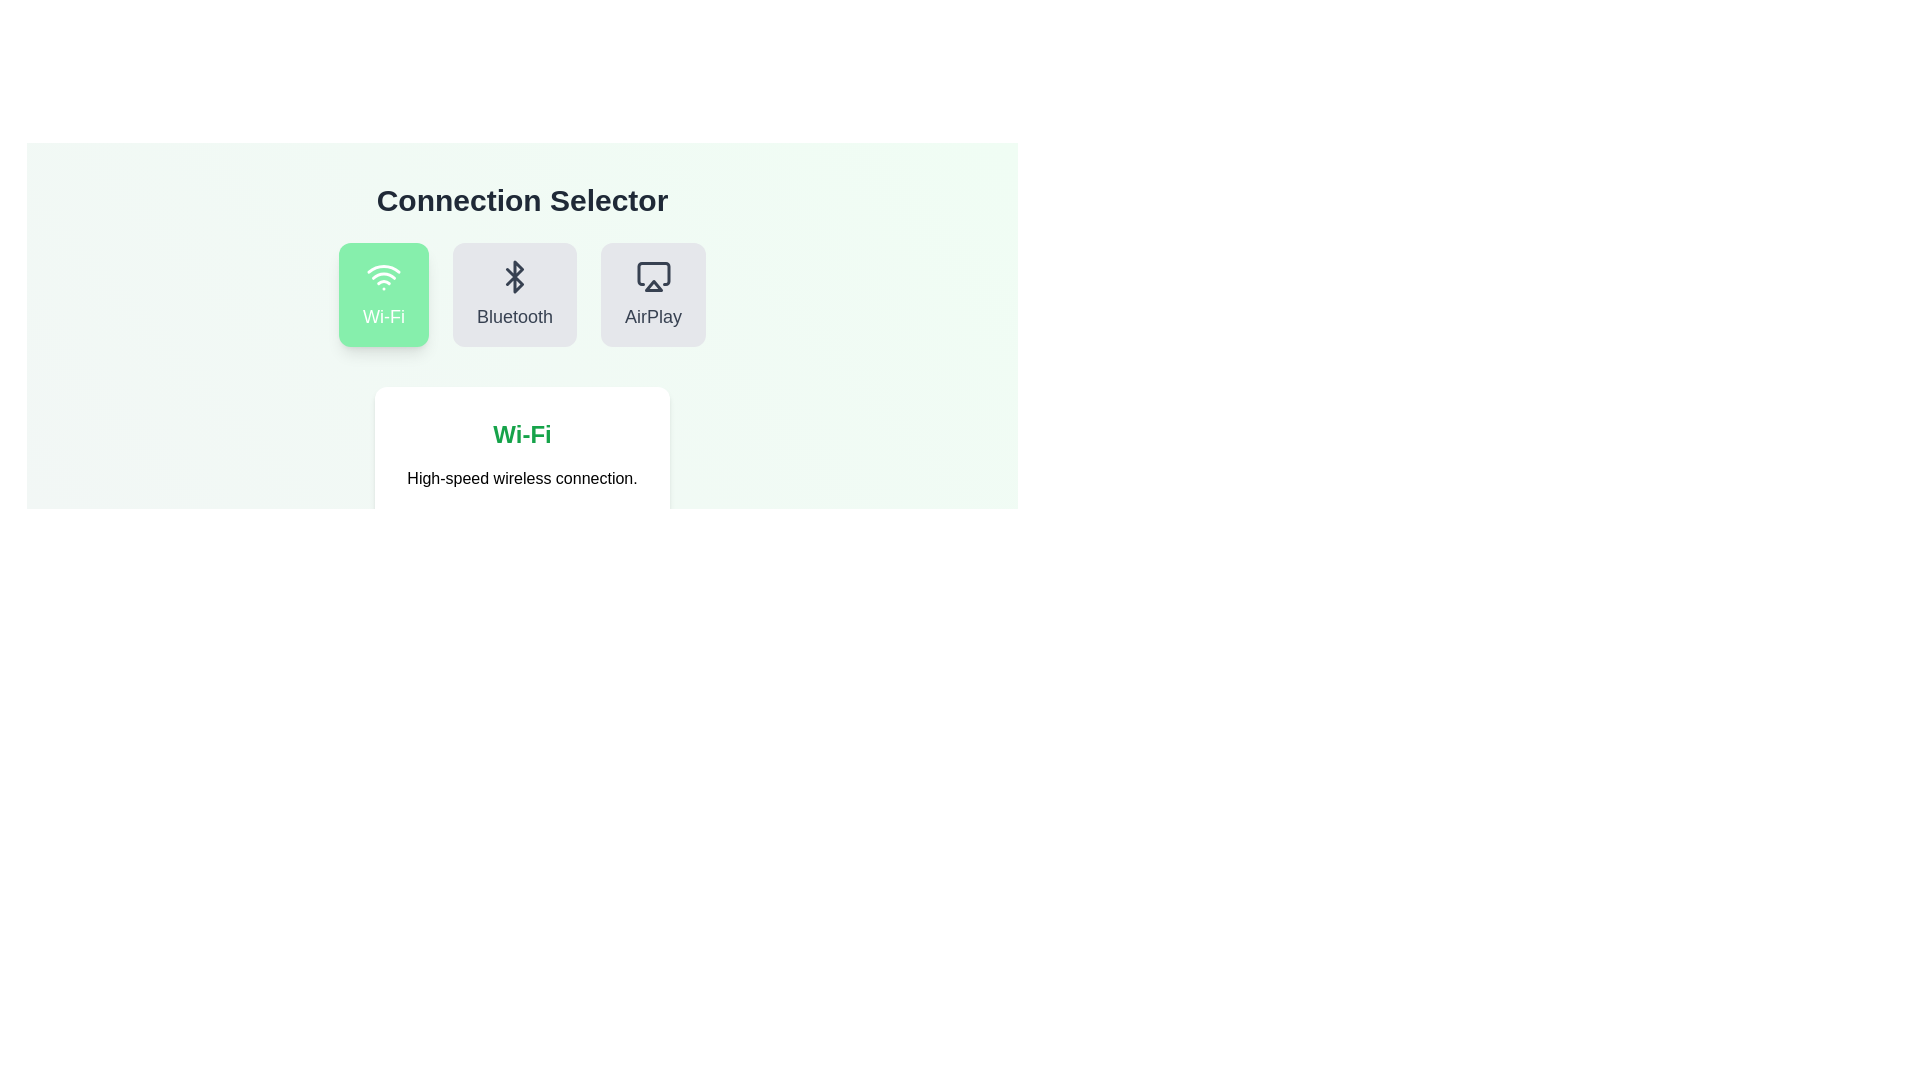 The height and width of the screenshot is (1080, 1920). What do you see at coordinates (384, 294) in the screenshot?
I see `the connection option Wi-Fi to view its hover effects` at bounding box center [384, 294].